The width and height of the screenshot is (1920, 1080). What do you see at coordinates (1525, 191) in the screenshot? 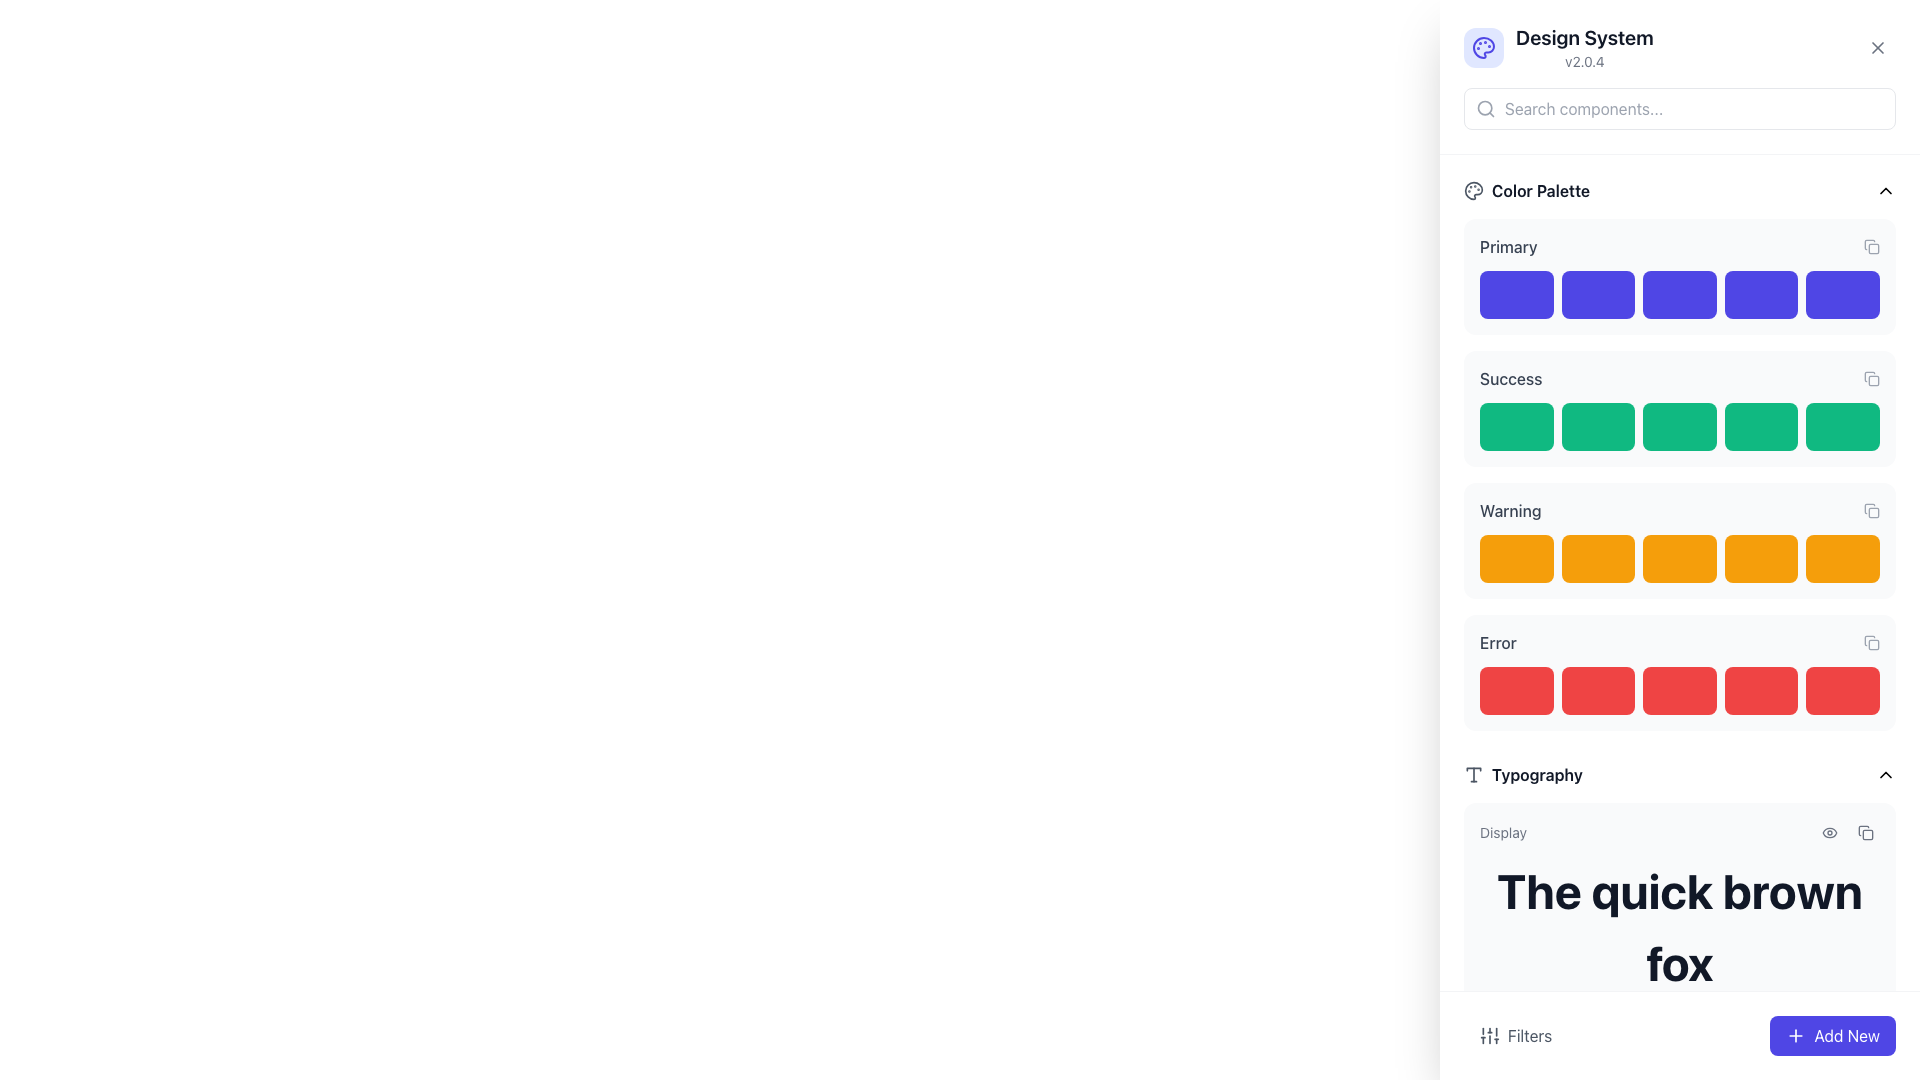
I see `the 'Color Palette' label which features a palette icon on the left and bold text on the right, located in the top section of the right pane` at bounding box center [1525, 191].